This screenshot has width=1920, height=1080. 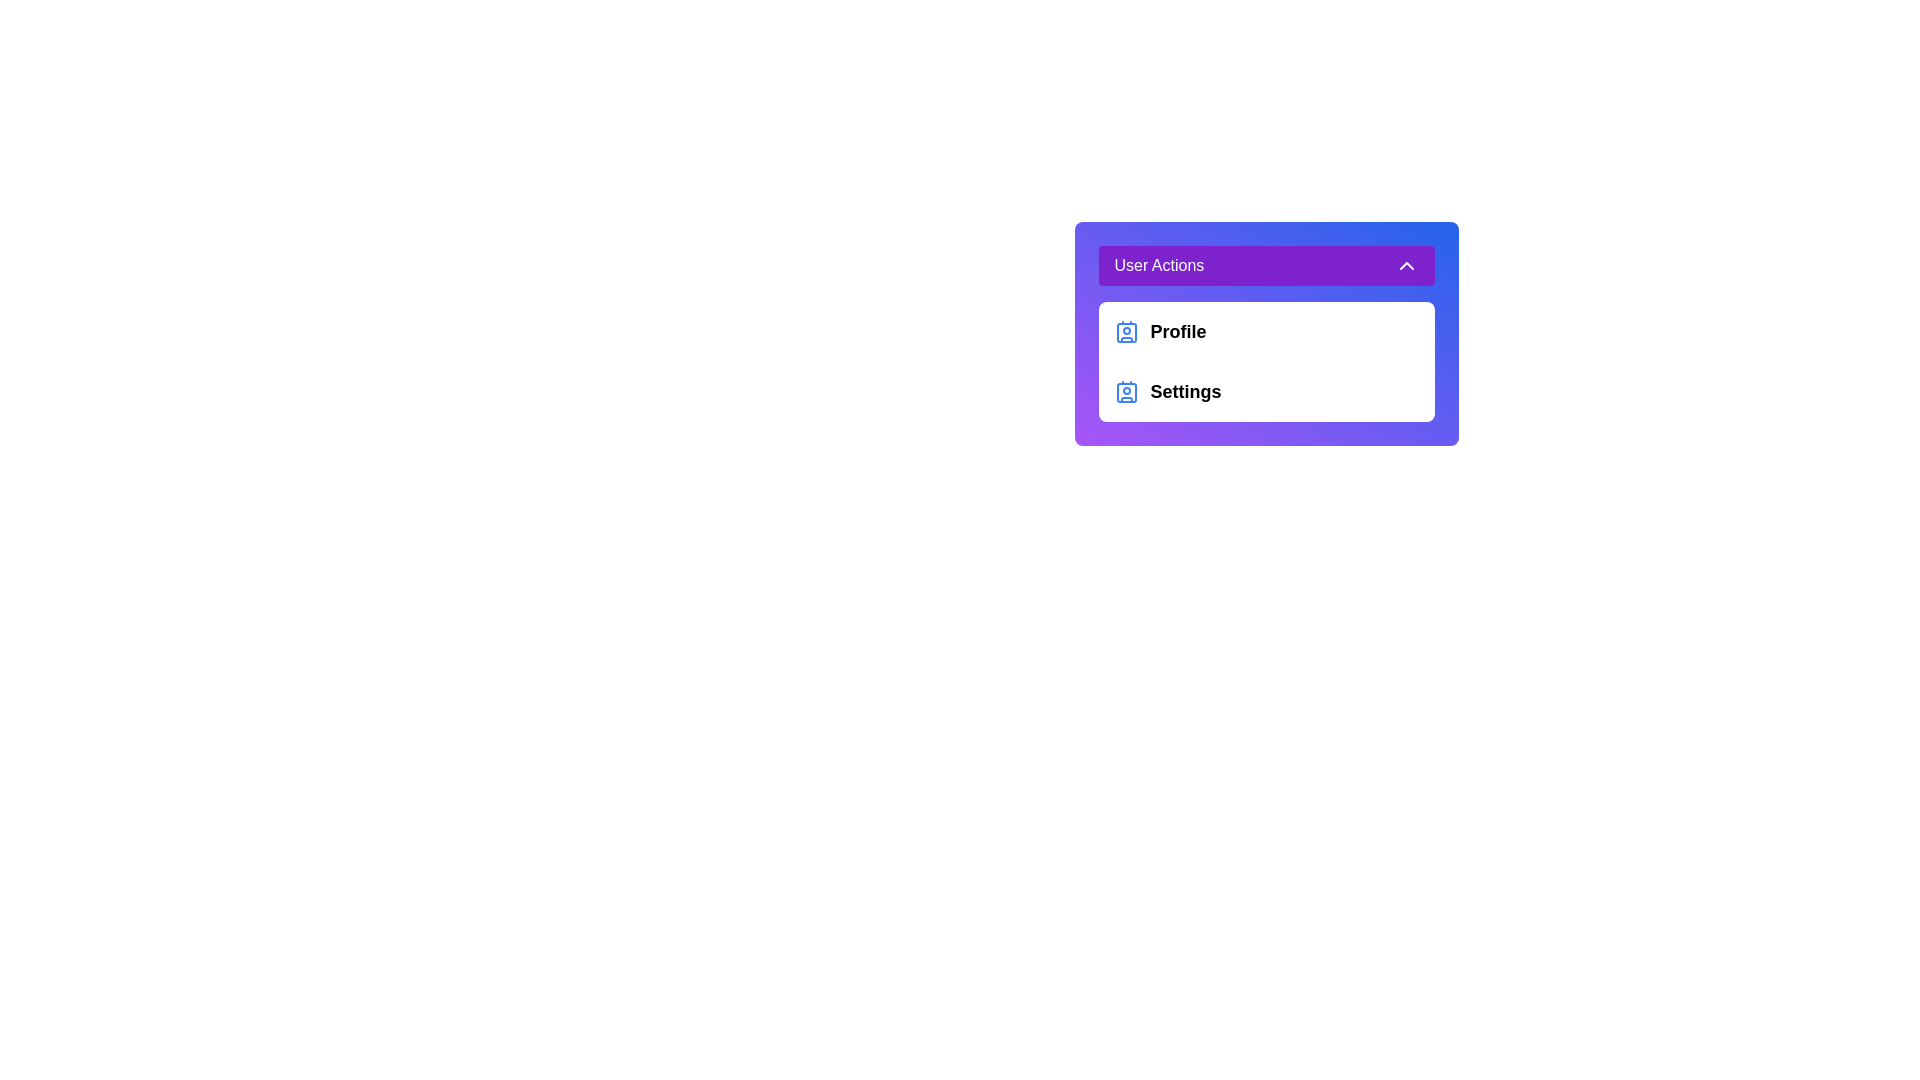 I want to click on the Profile icon element located in the User Actions dropdown menu, so click(x=1126, y=331).